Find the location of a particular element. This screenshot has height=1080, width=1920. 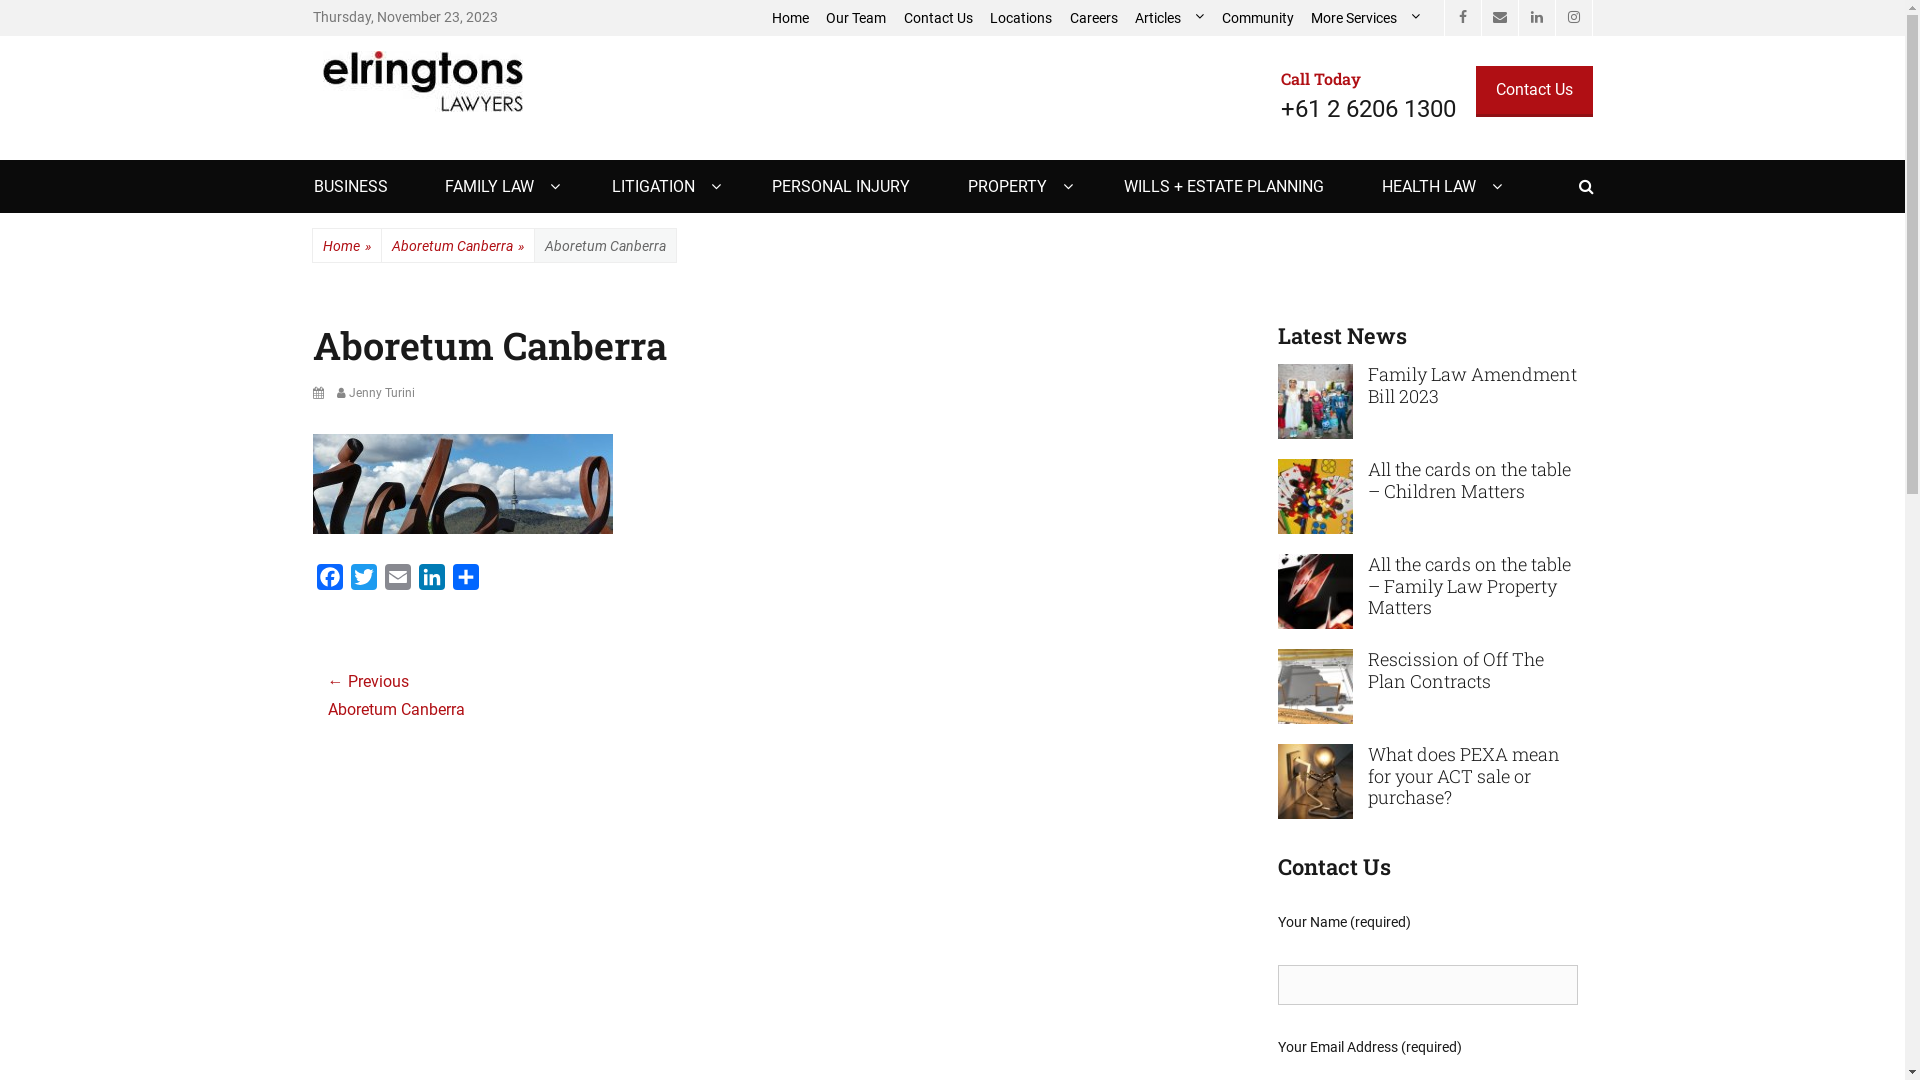

'Jenny Turini' is located at coordinates (374, 393).